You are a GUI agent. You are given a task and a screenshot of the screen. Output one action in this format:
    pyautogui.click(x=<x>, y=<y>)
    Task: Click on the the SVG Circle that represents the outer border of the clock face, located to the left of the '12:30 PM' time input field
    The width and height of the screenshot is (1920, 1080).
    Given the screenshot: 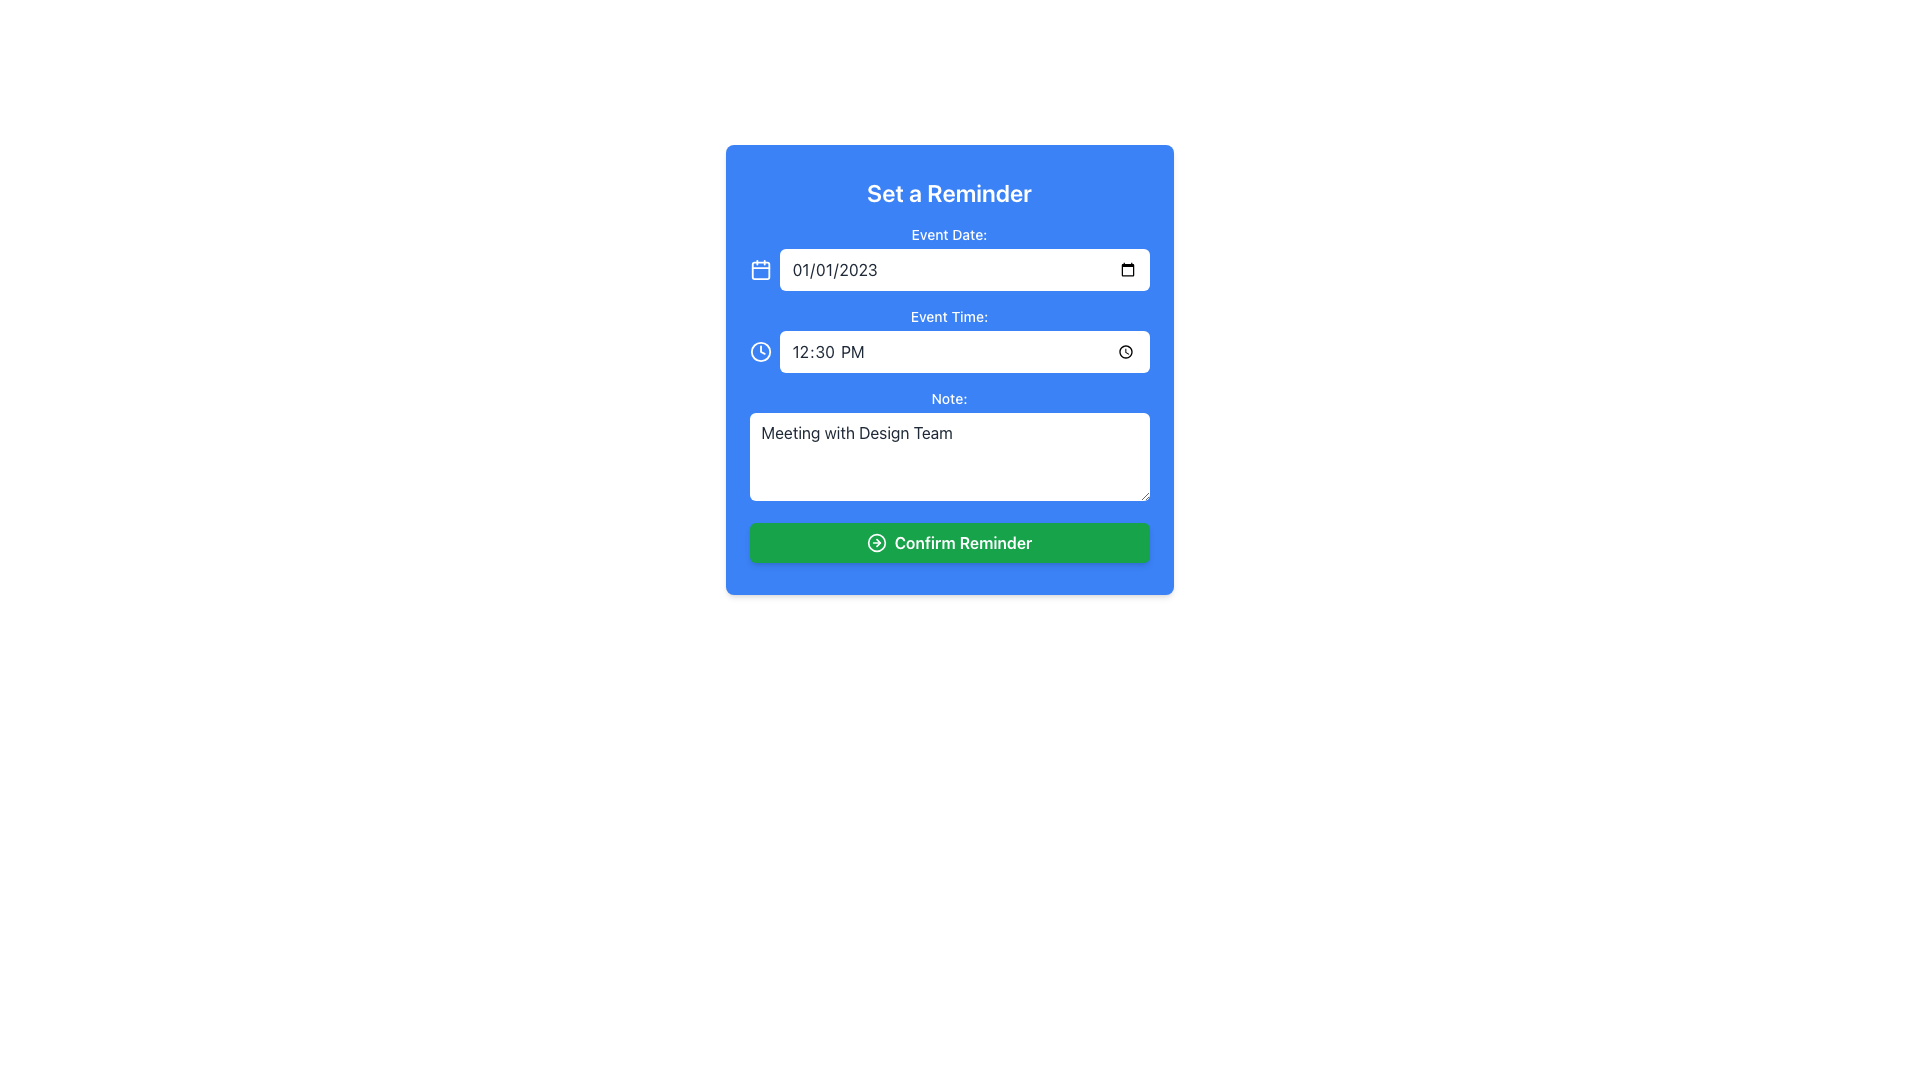 What is the action you would take?
    pyautogui.click(x=759, y=350)
    